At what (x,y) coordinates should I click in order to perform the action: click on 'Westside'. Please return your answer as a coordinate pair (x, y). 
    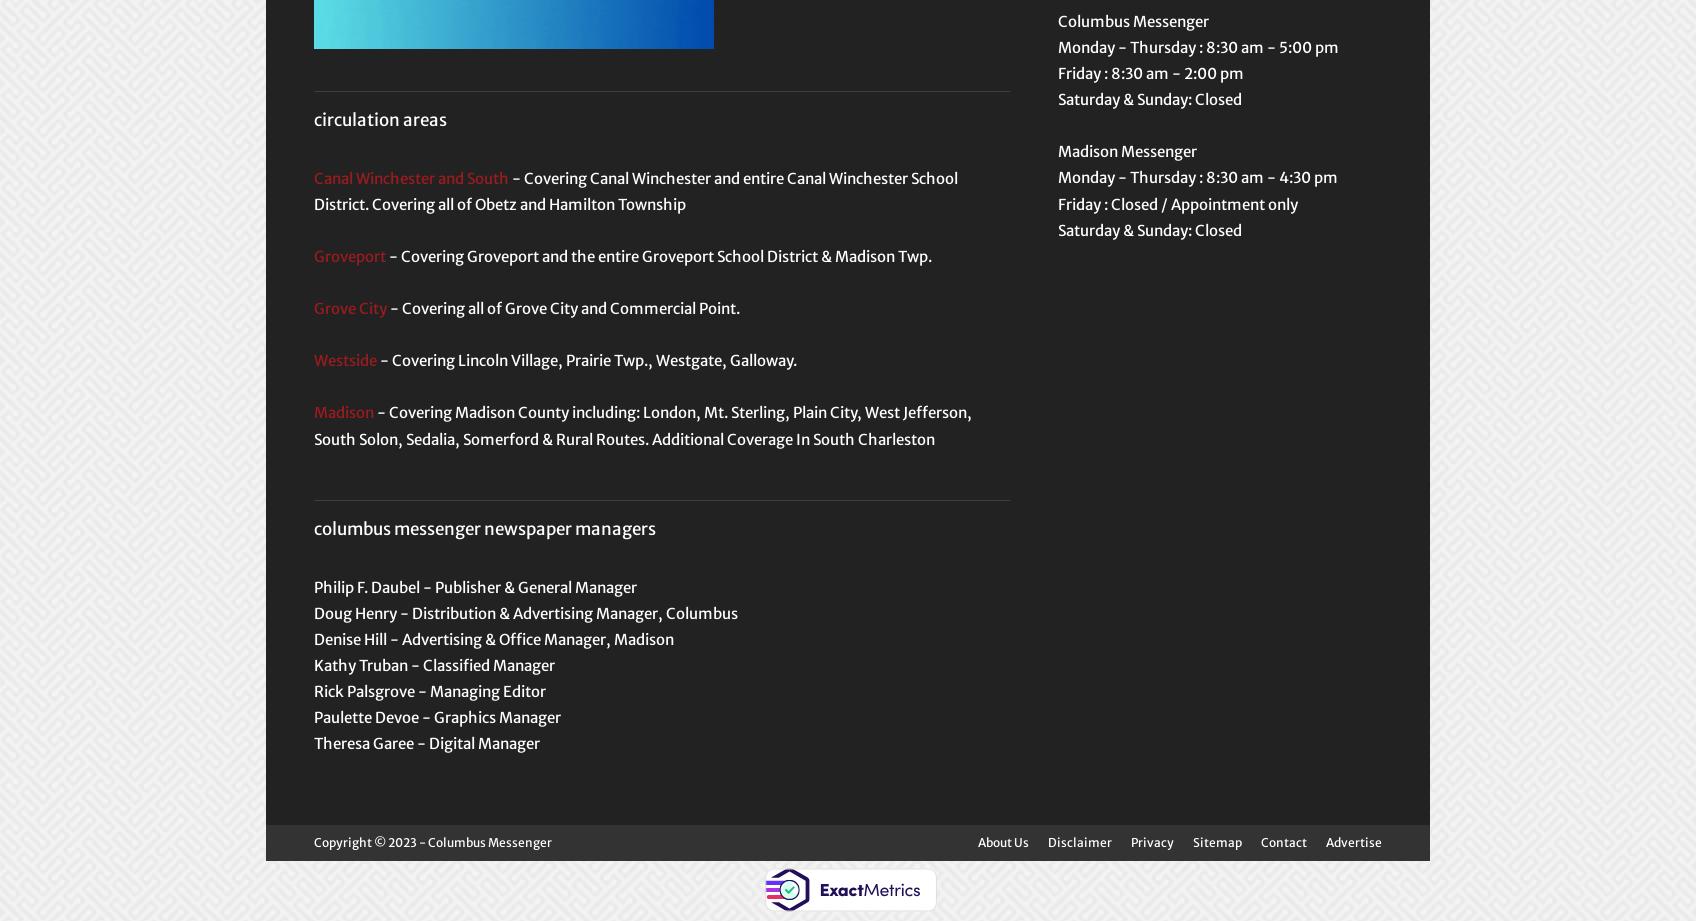
    Looking at the image, I should click on (345, 360).